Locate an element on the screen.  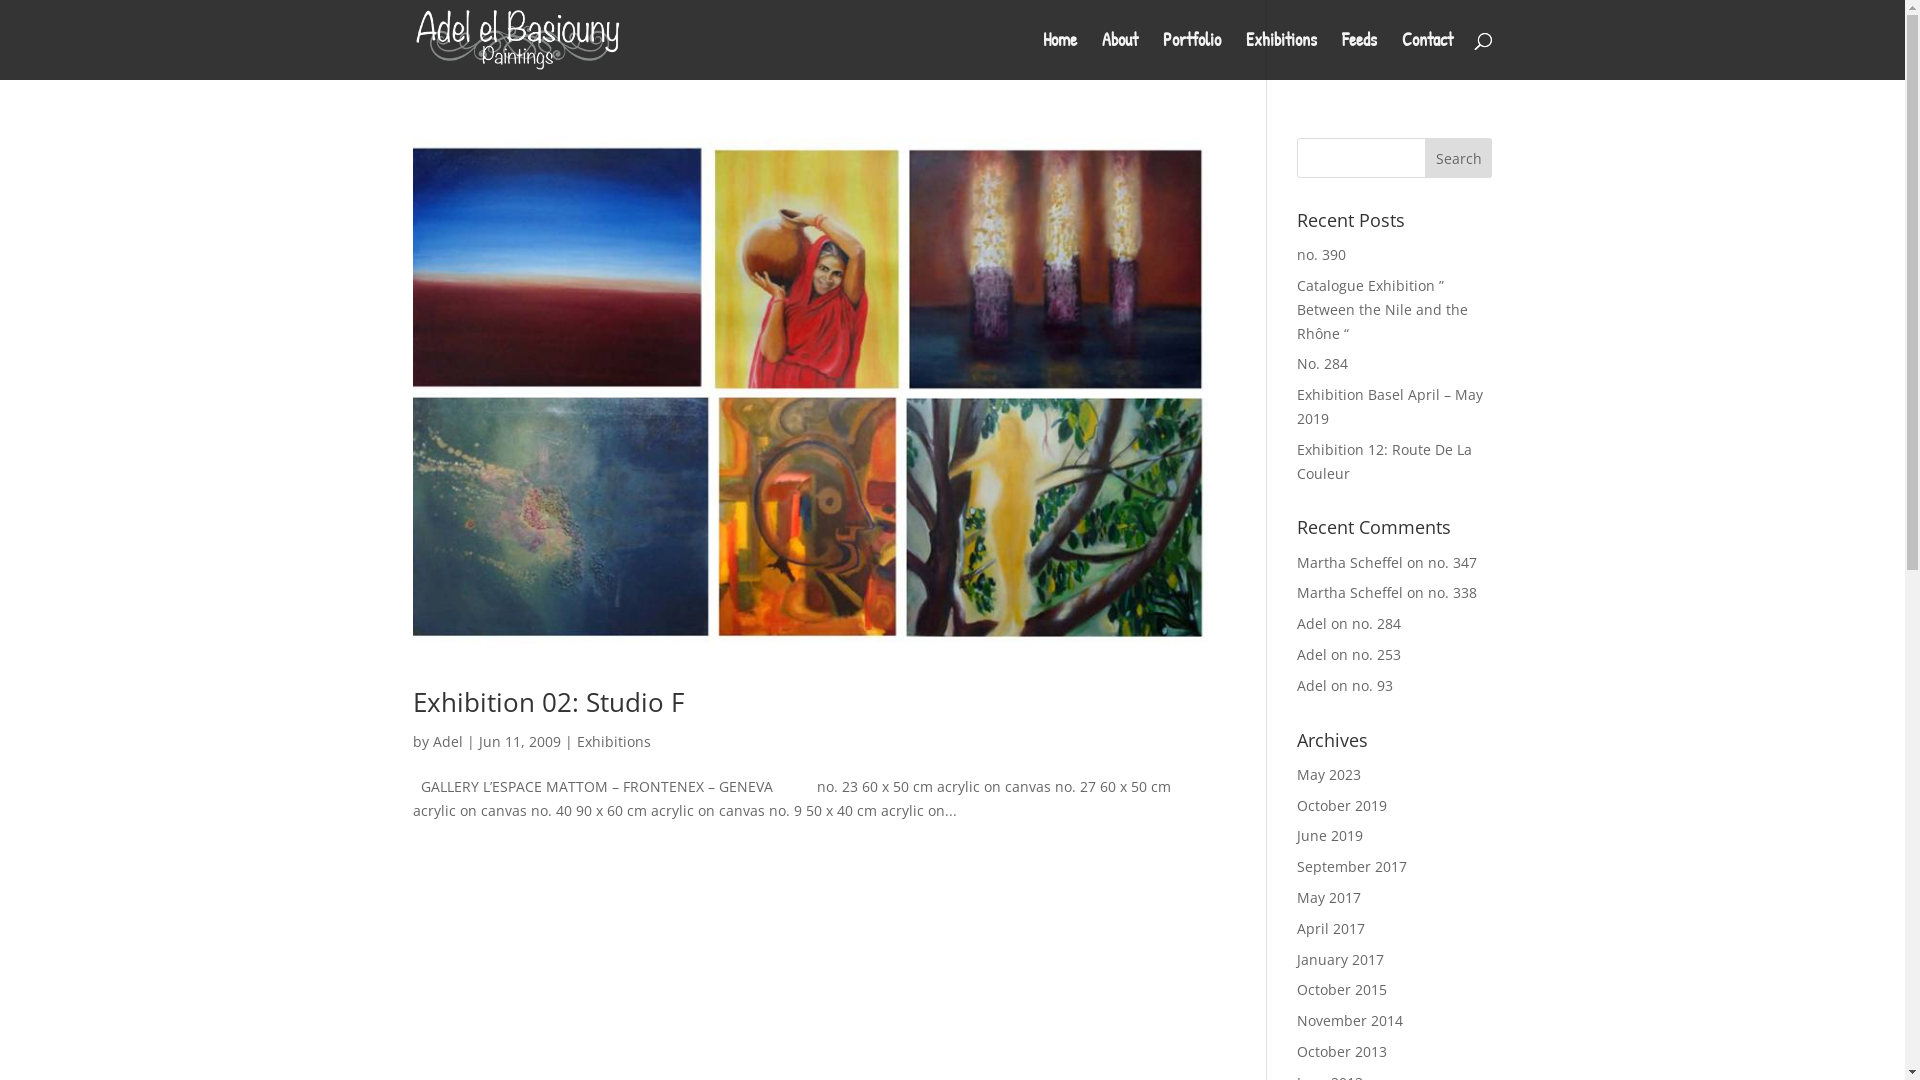
'October 2015' is located at coordinates (1342, 988).